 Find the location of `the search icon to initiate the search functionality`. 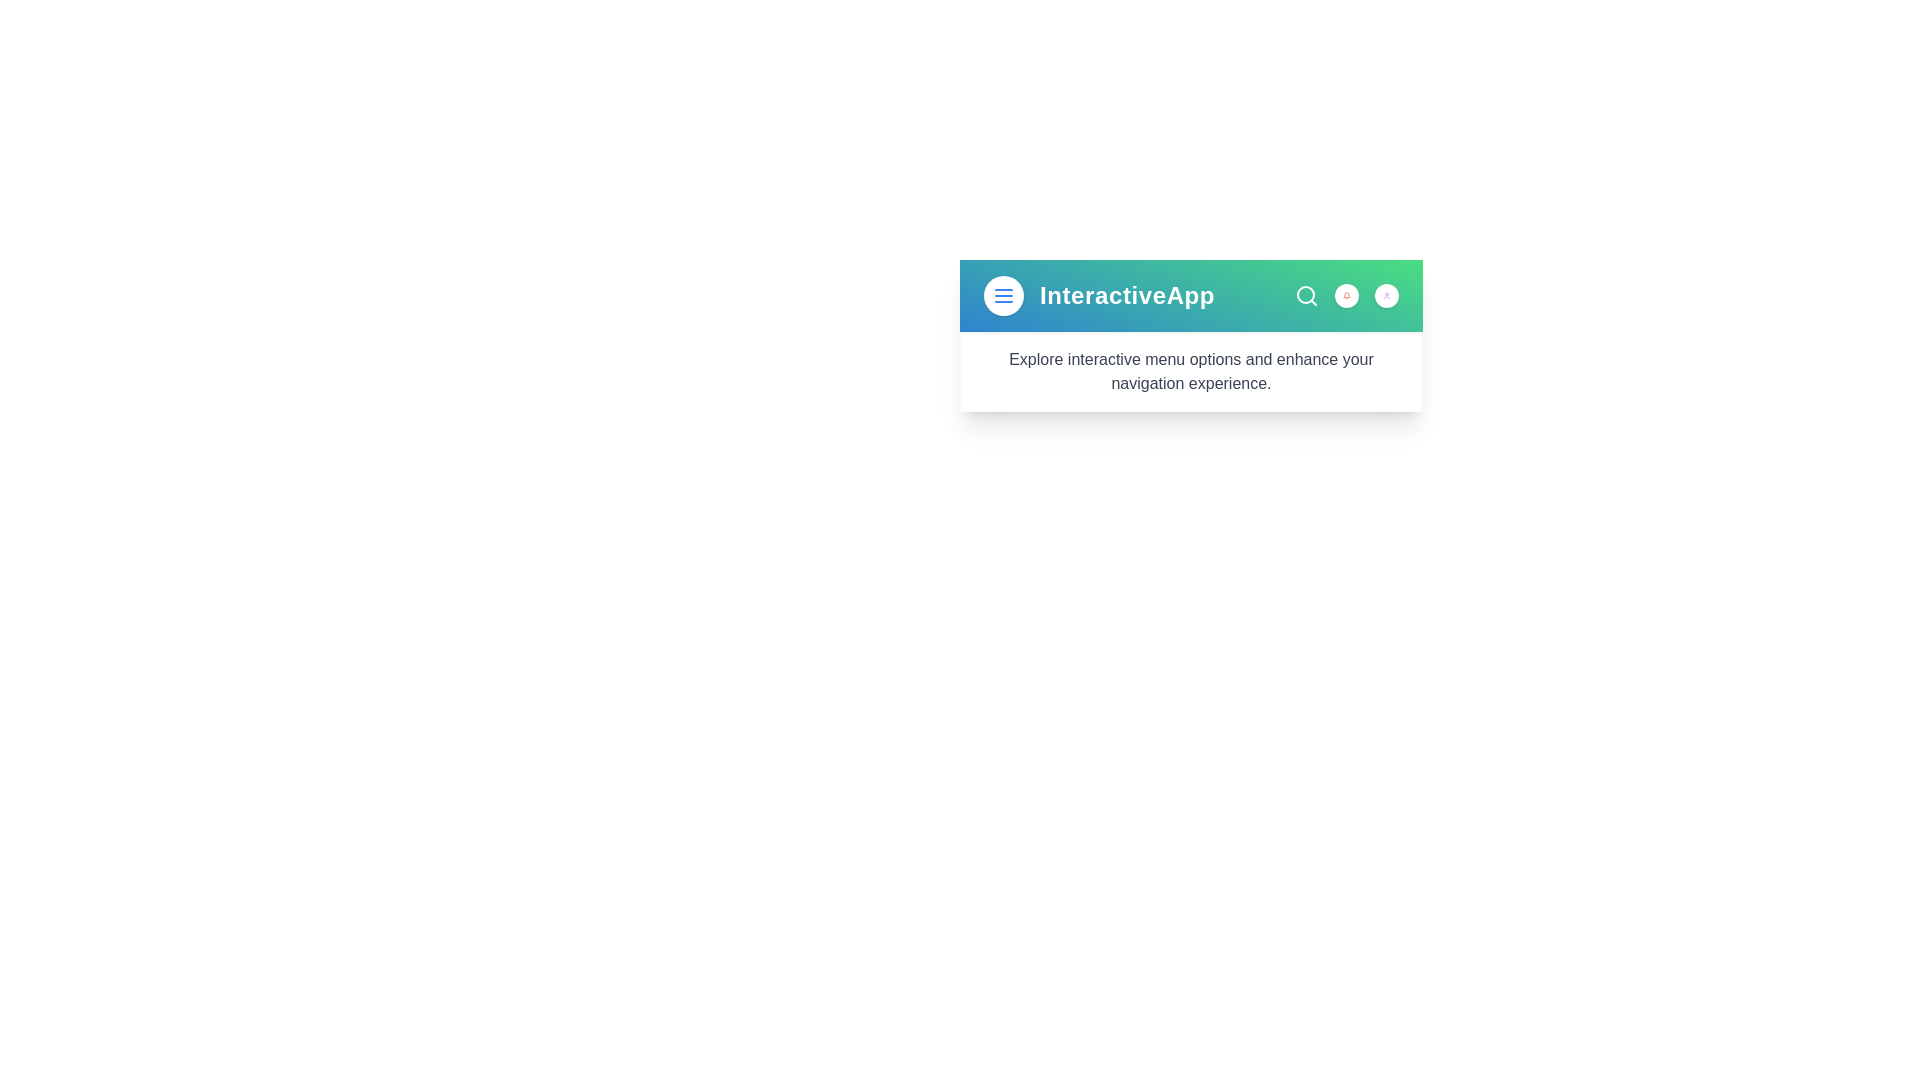

the search icon to initiate the search functionality is located at coordinates (1306, 296).